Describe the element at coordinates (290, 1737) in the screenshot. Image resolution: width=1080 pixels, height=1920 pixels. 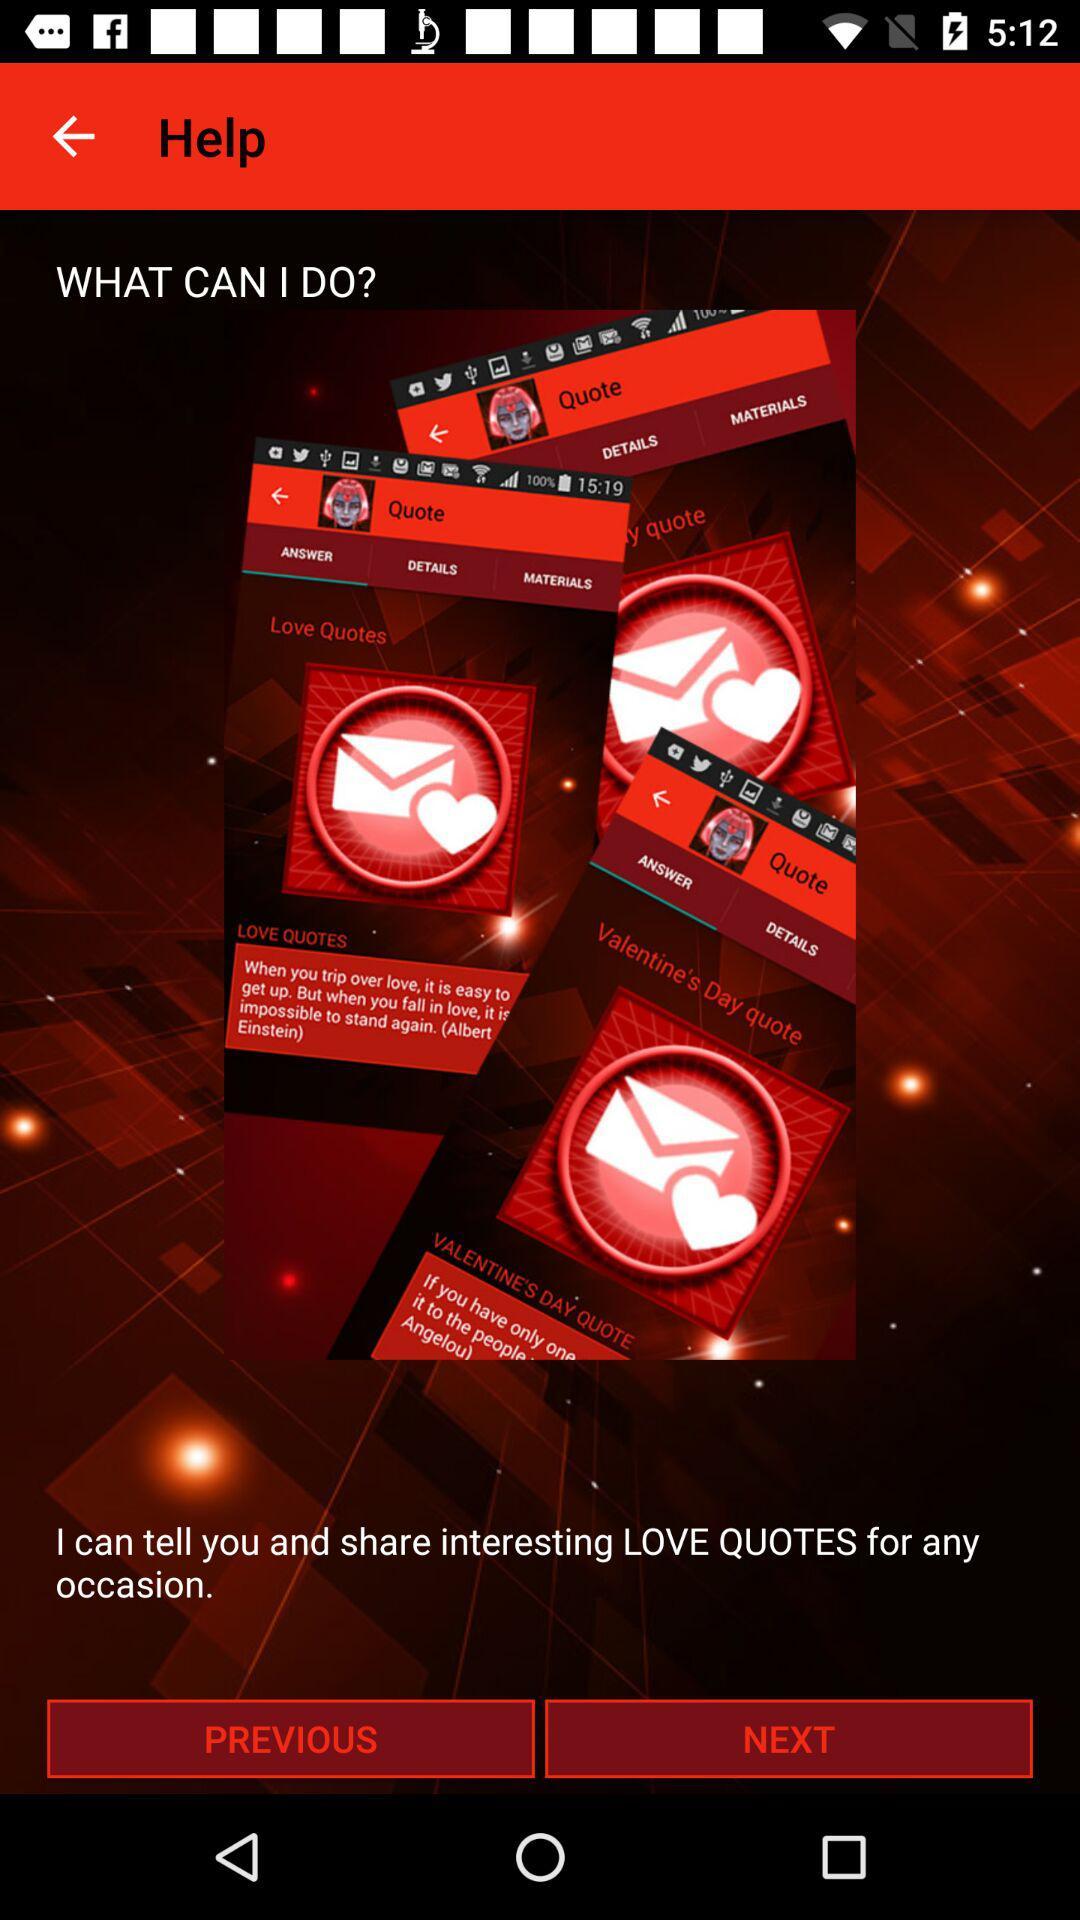
I see `the previous icon` at that location.